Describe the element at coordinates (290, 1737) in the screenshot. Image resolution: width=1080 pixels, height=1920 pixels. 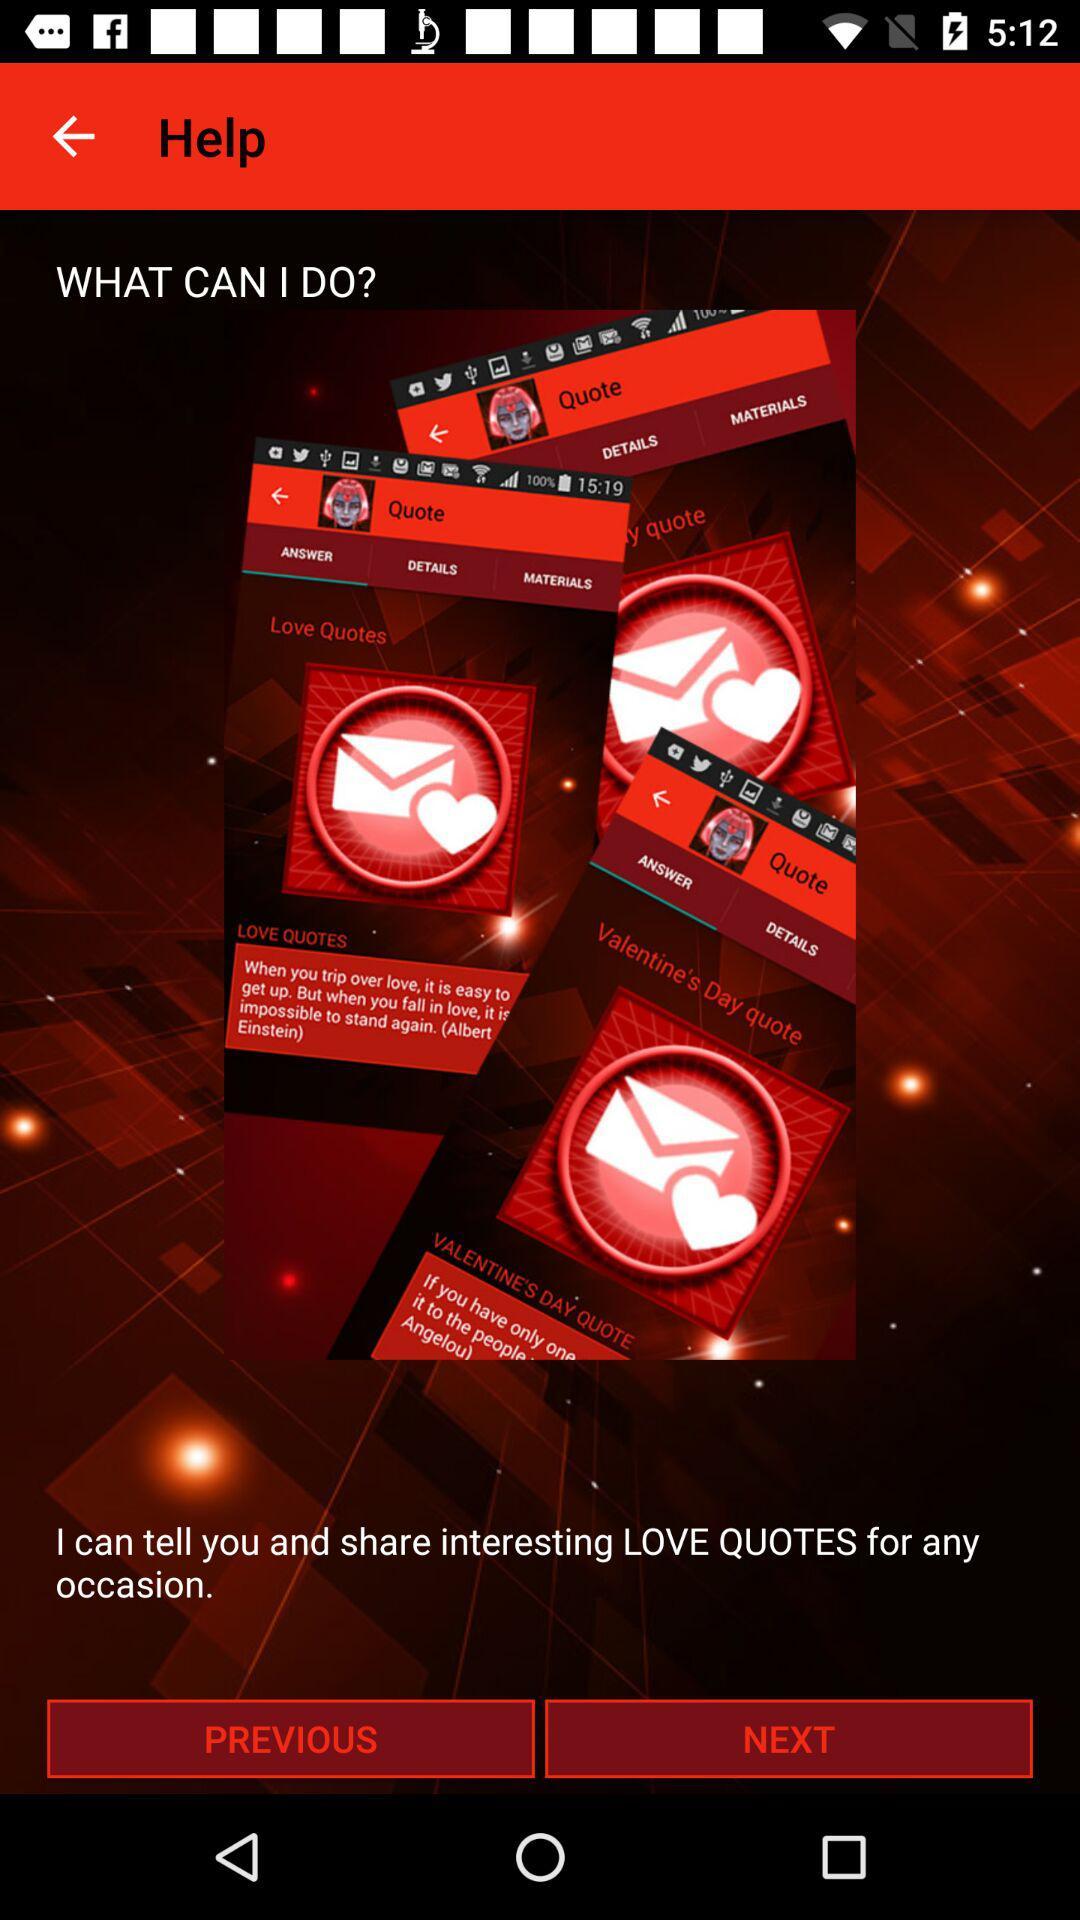
I see `the previous icon` at that location.